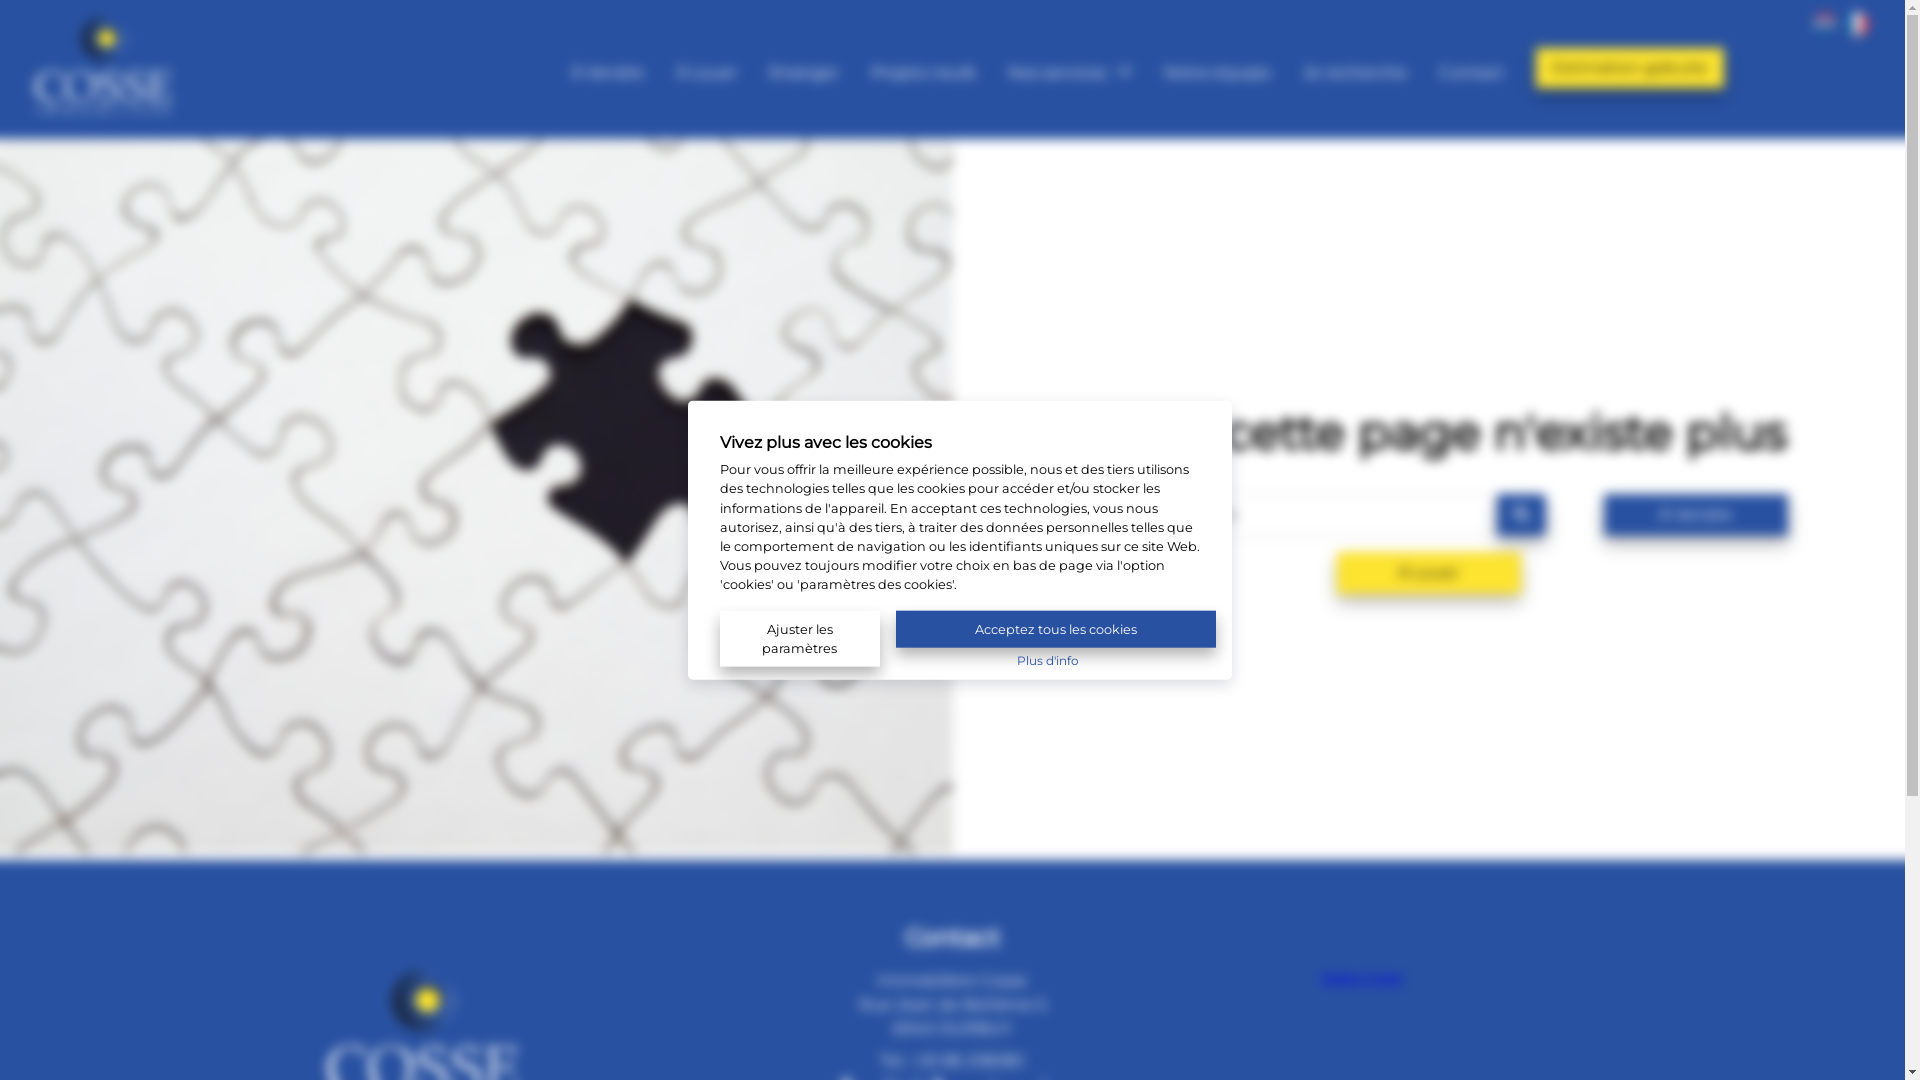  What do you see at coordinates (1630, 67) in the screenshot?
I see `'Estimation gratuite'` at bounding box center [1630, 67].